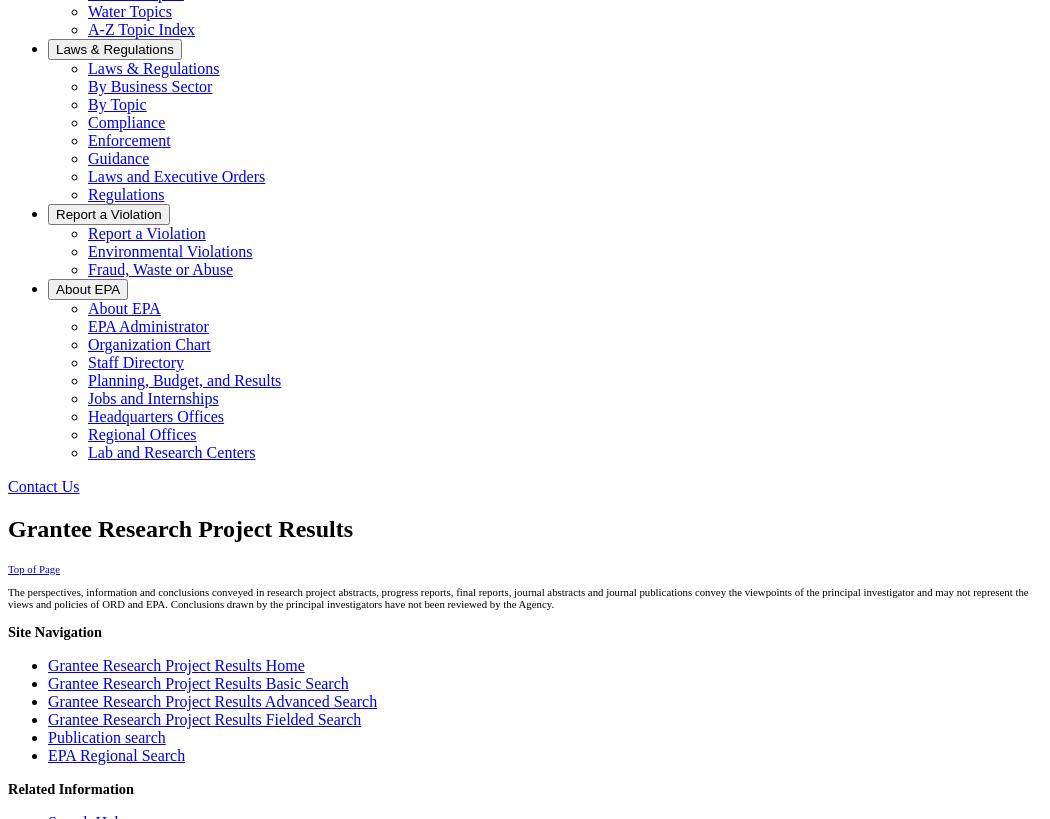 The height and width of the screenshot is (819, 1050). What do you see at coordinates (7, 568) in the screenshot?
I see `'Top of Page'` at bounding box center [7, 568].